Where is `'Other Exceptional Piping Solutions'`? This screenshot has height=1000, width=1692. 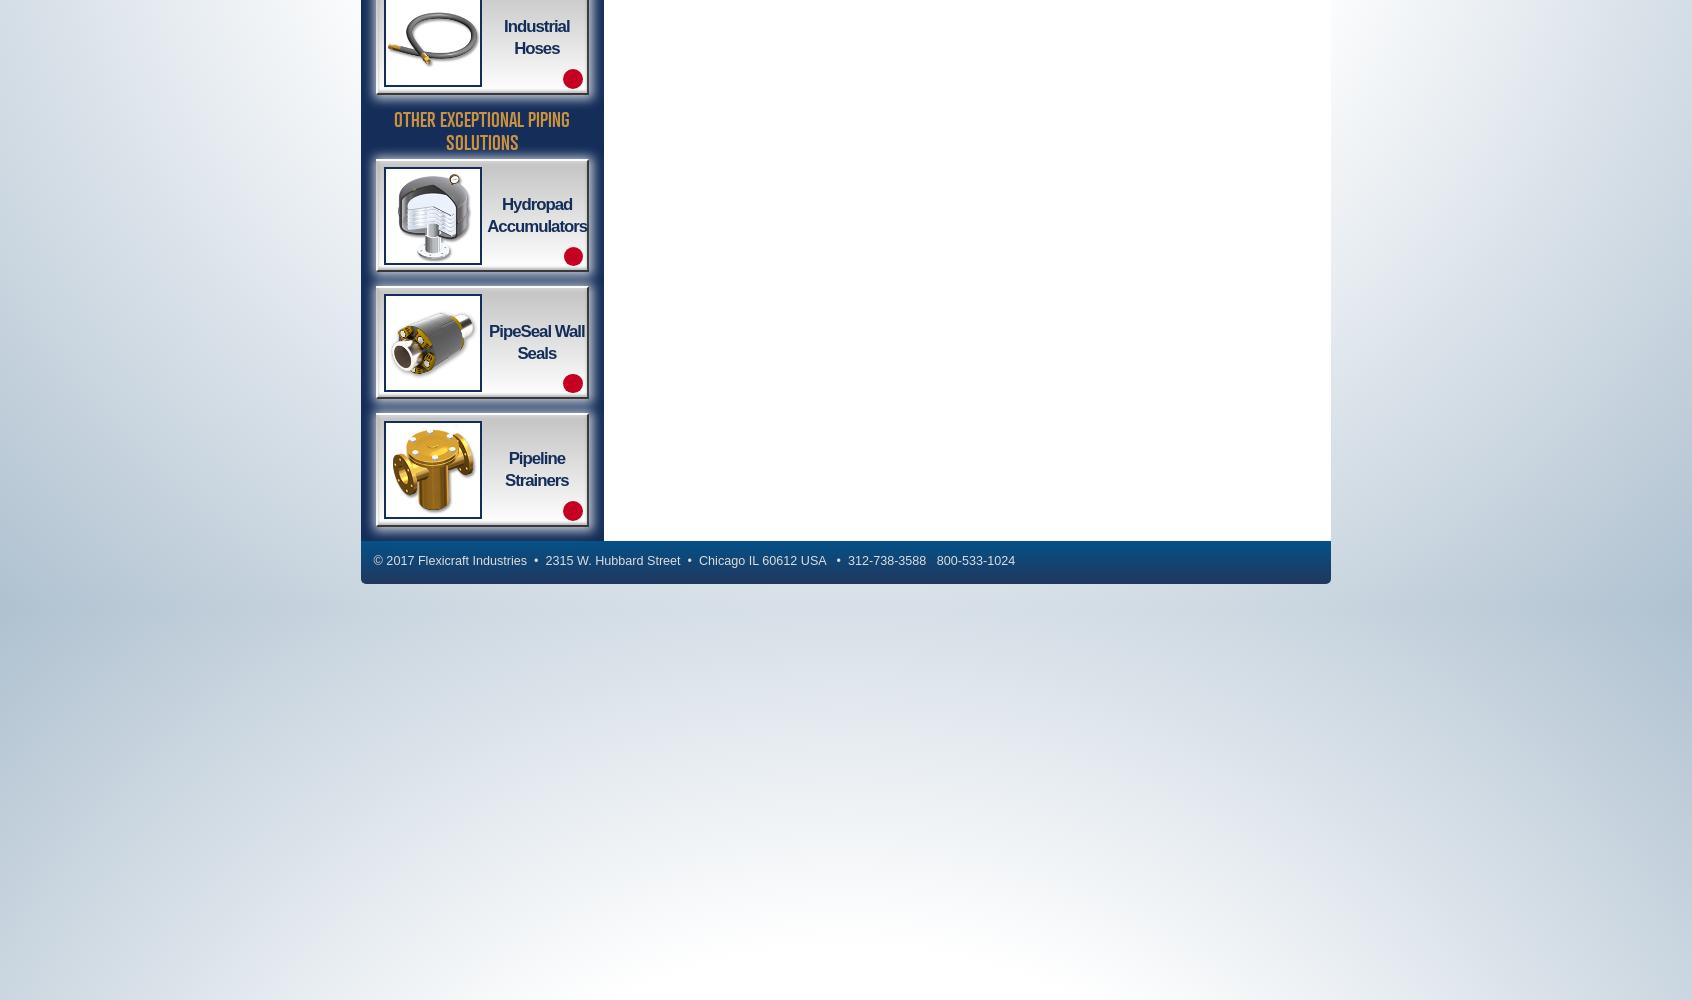 'Other Exceptional Piping Solutions' is located at coordinates (394, 131).